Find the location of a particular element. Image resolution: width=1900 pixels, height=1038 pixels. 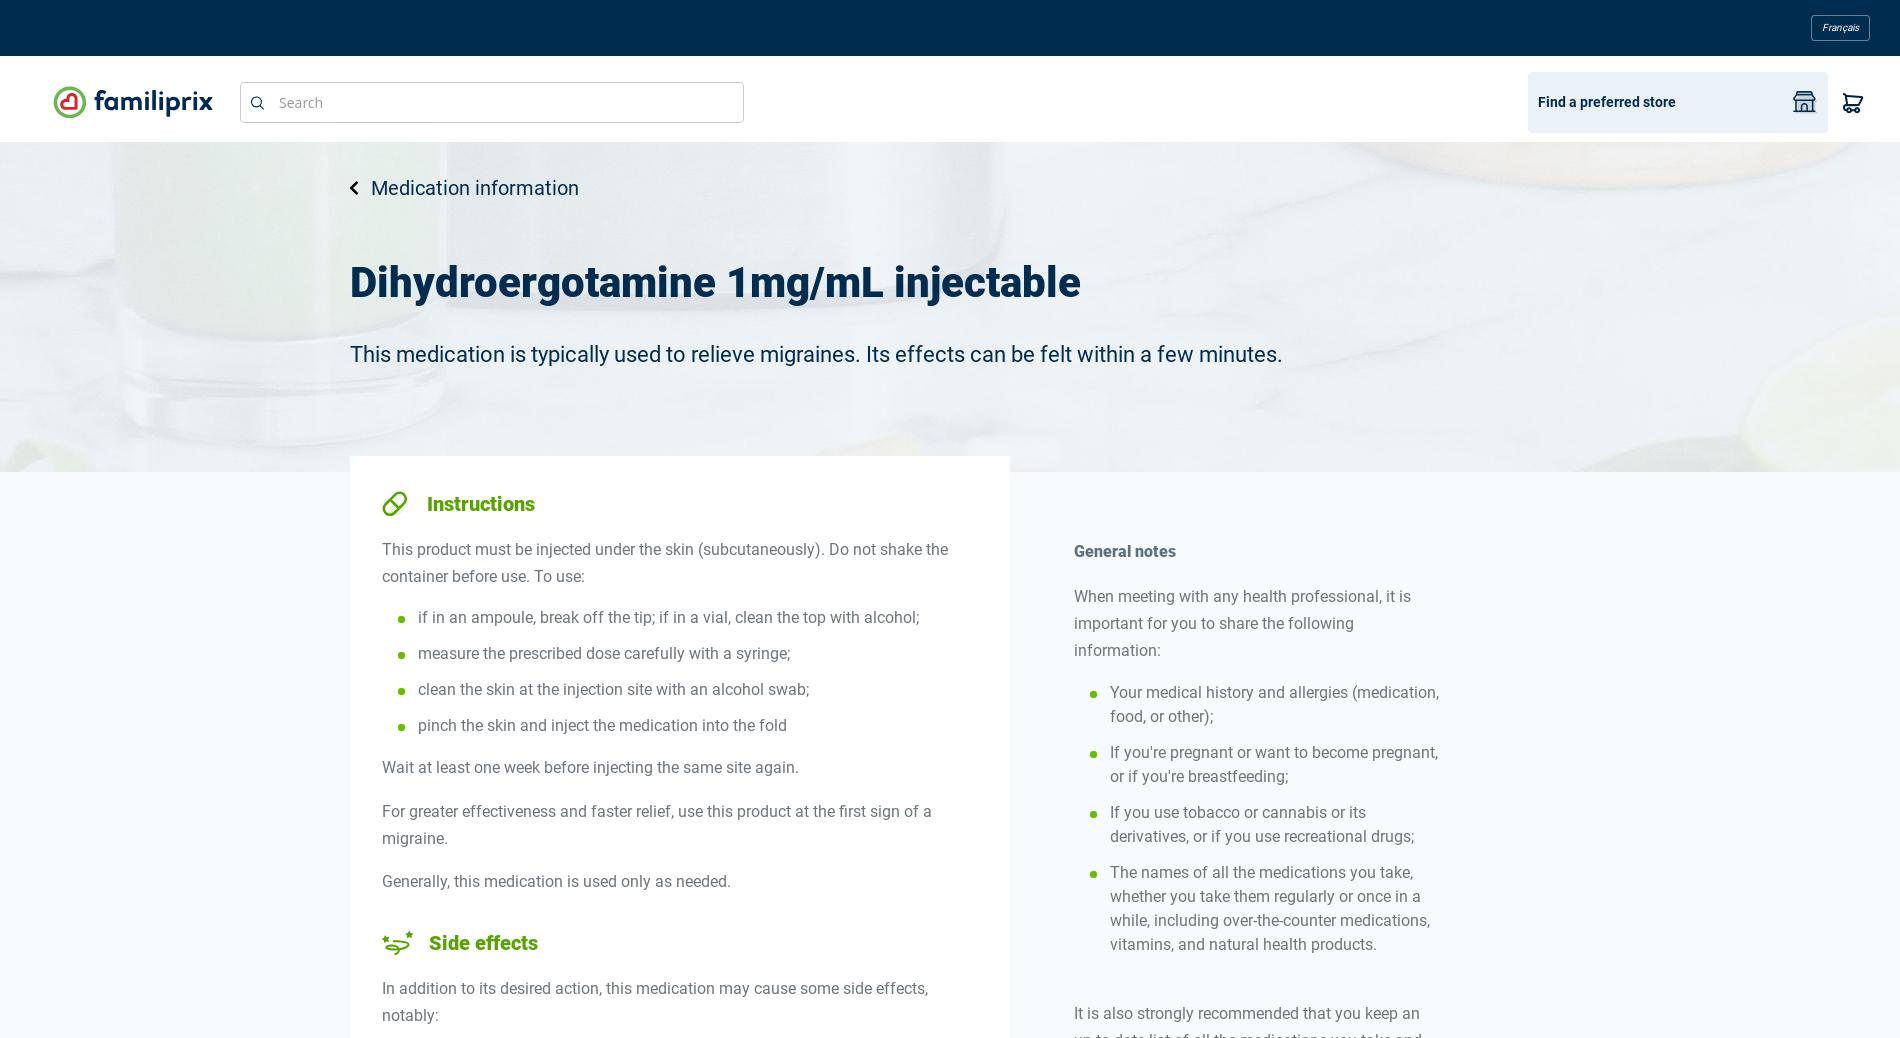

'This product must be injected under the skin (subcutaneously). Do not shake the container before use. To use:' is located at coordinates (665, 562).